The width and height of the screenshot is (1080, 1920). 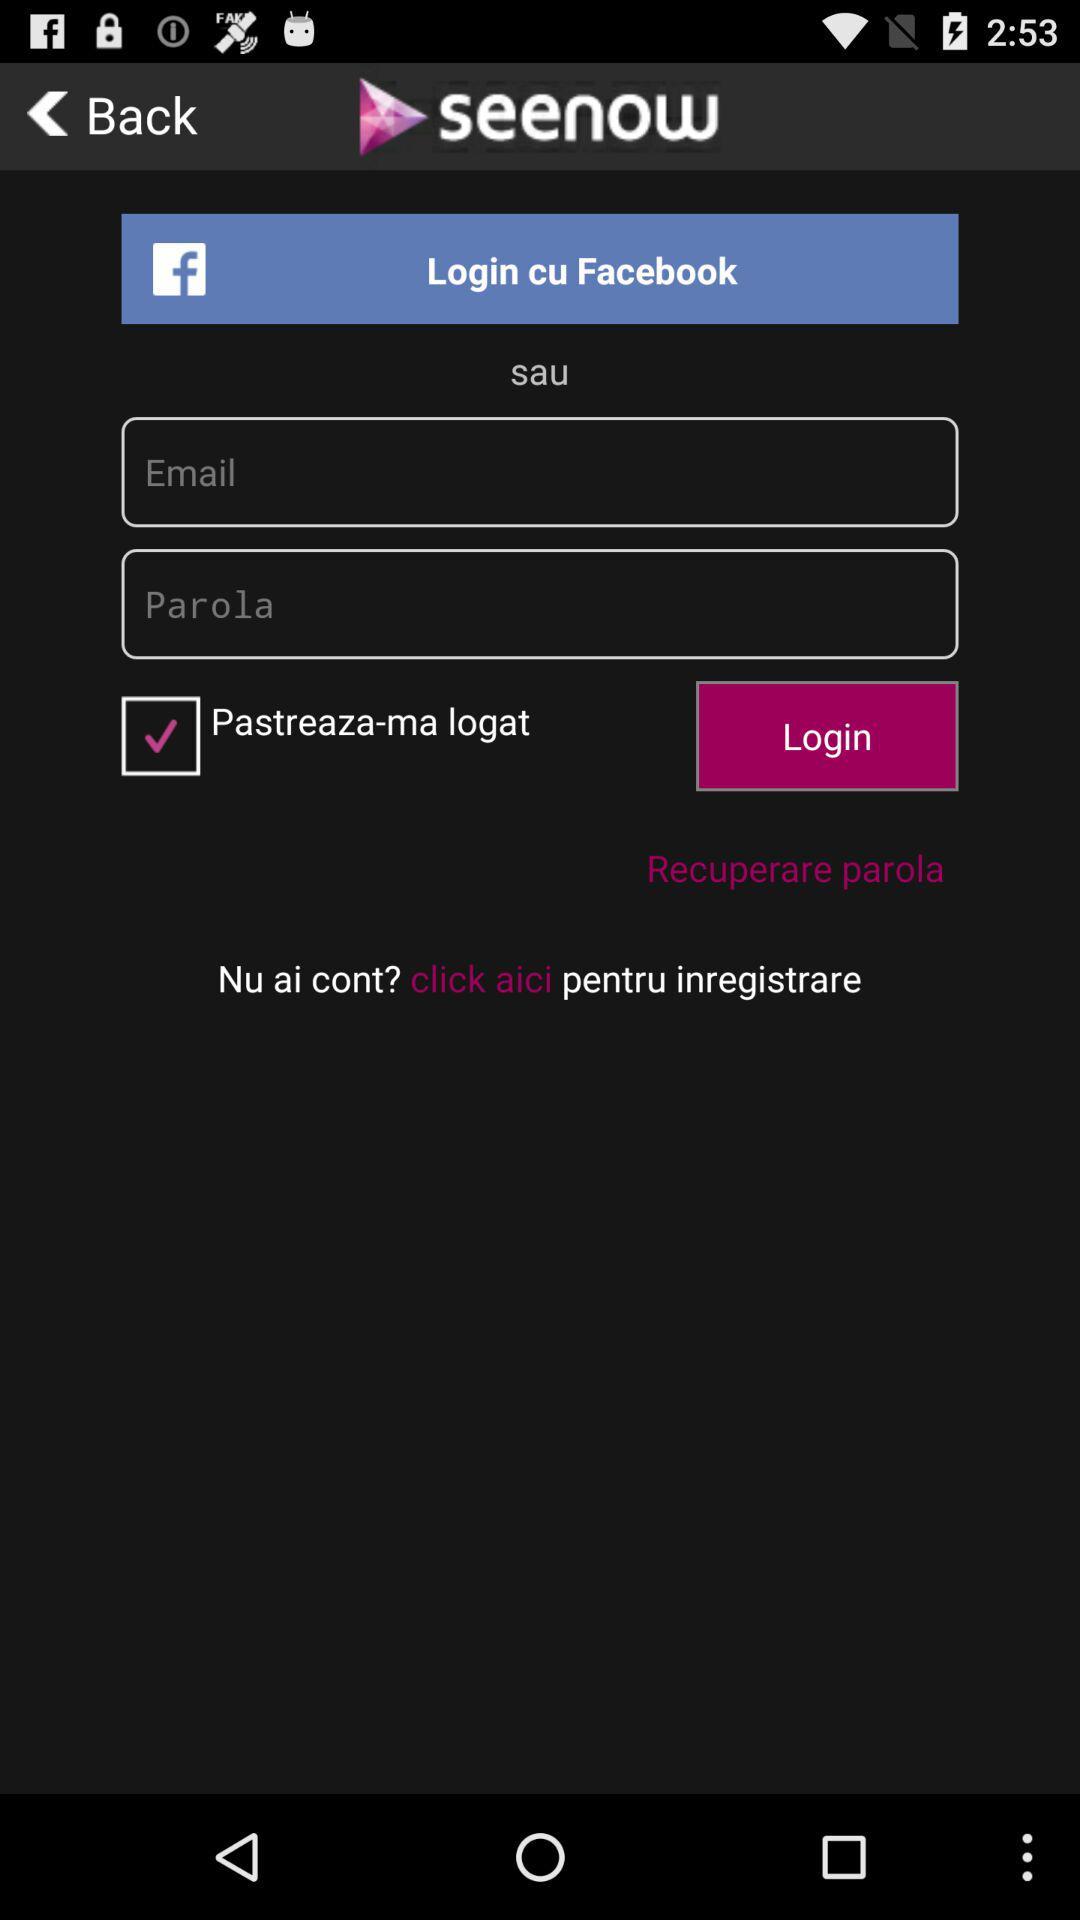 What do you see at coordinates (538, 978) in the screenshot?
I see `the text on the bottom line of the web page` at bounding box center [538, 978].